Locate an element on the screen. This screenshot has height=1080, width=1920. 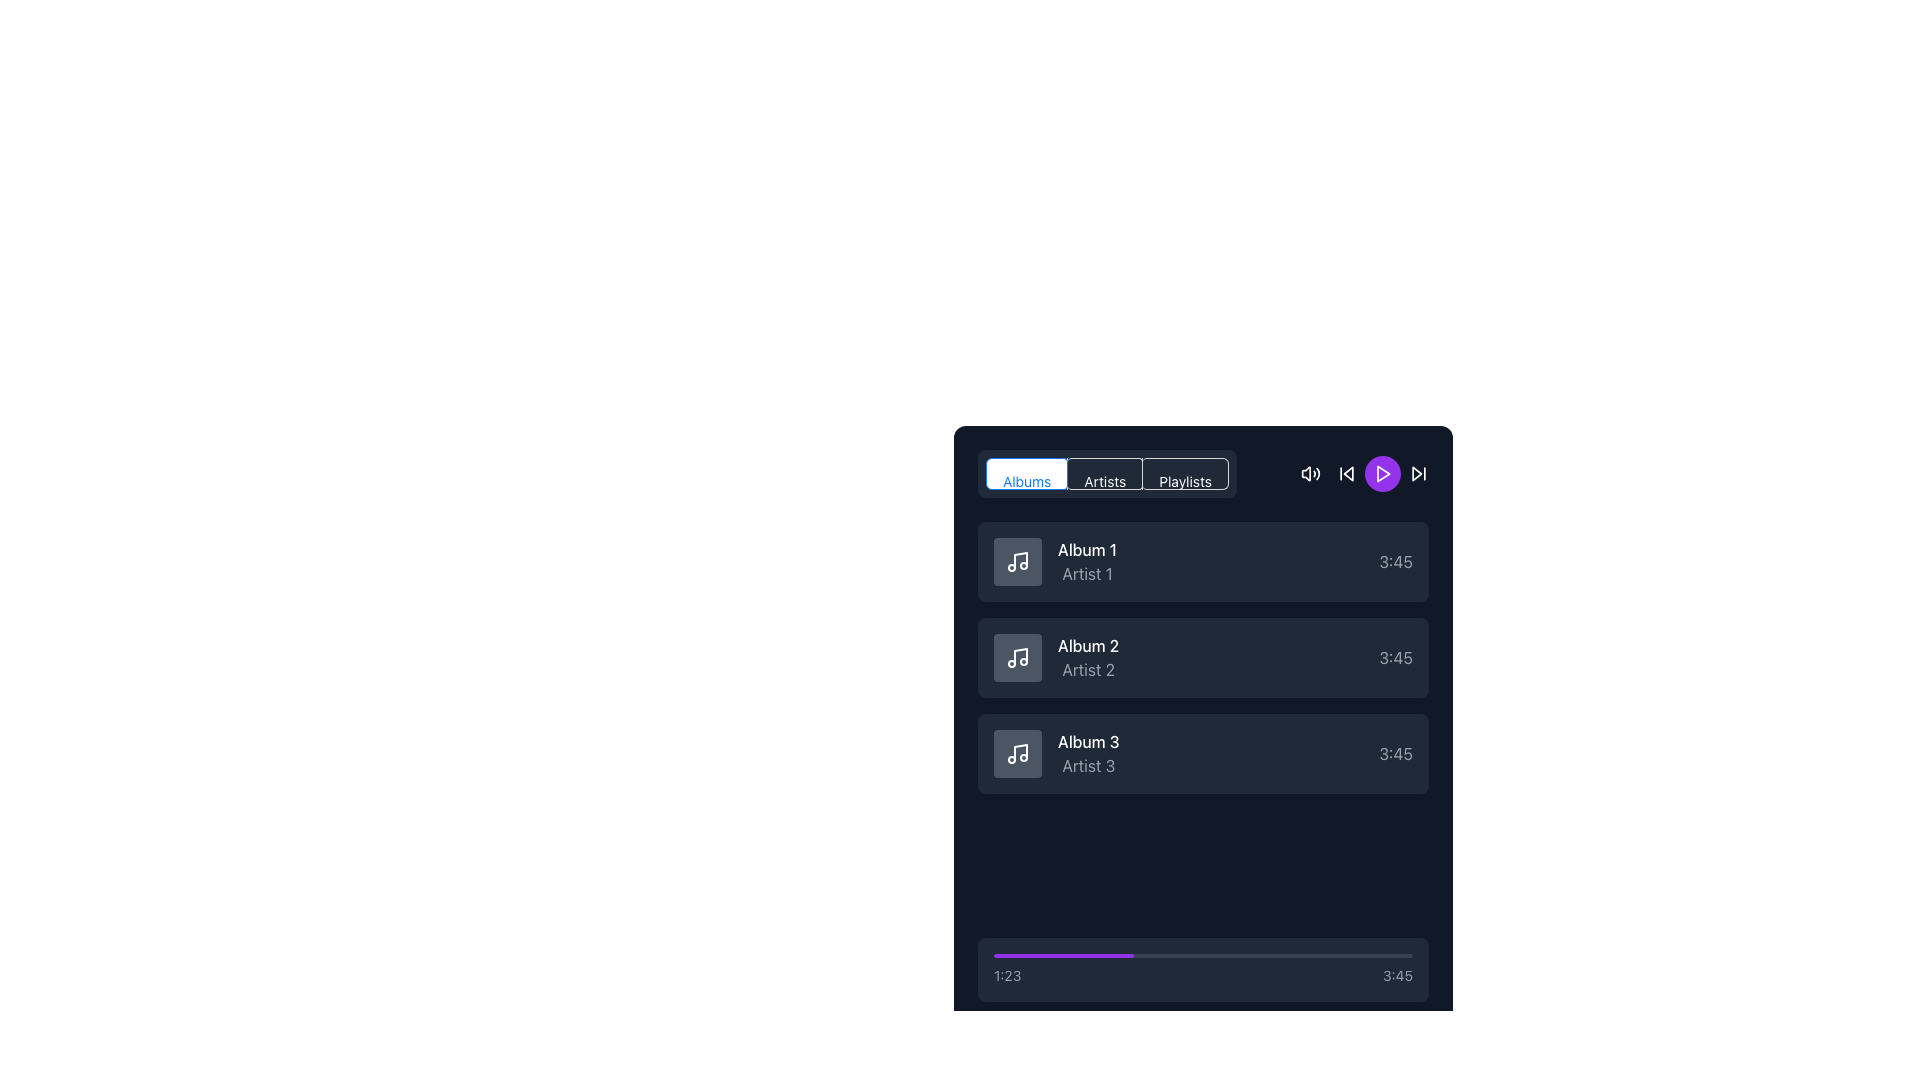
the textual information block displaying the album title and artist in the second row of the list is located at coordinates (1055, 658).